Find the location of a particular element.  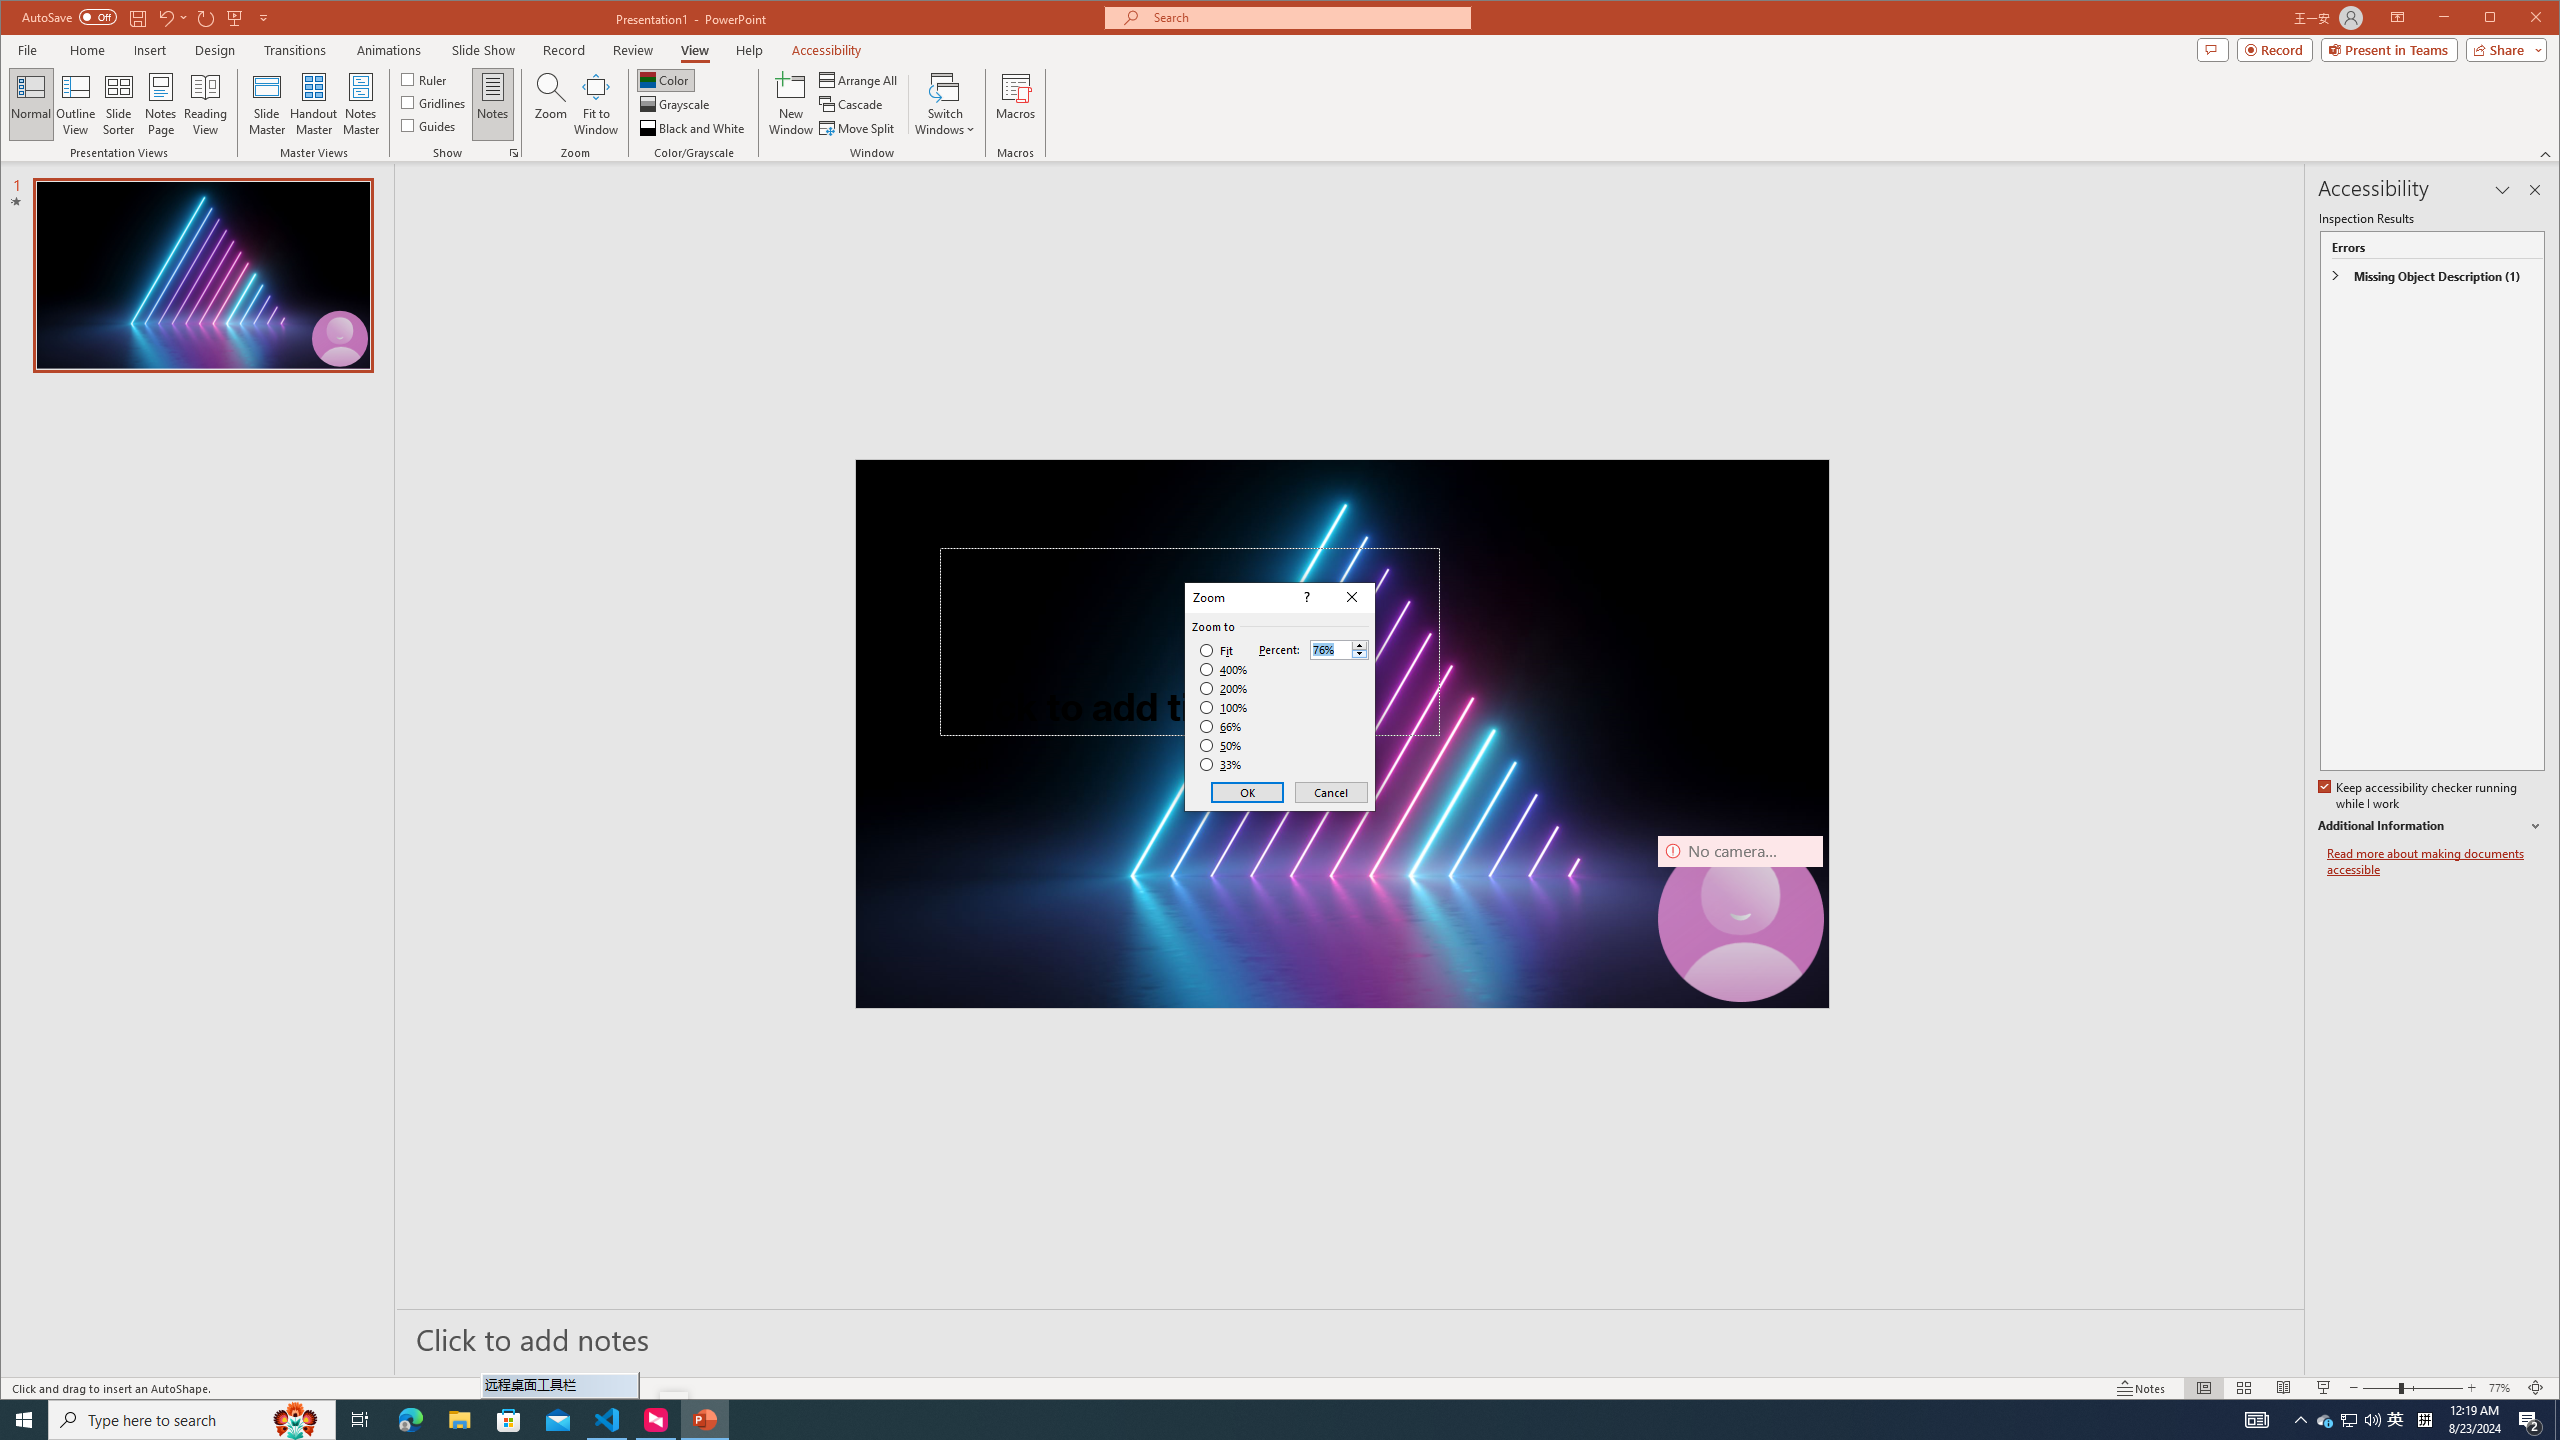

'Notes Page' is located at coordinates (160, 103).